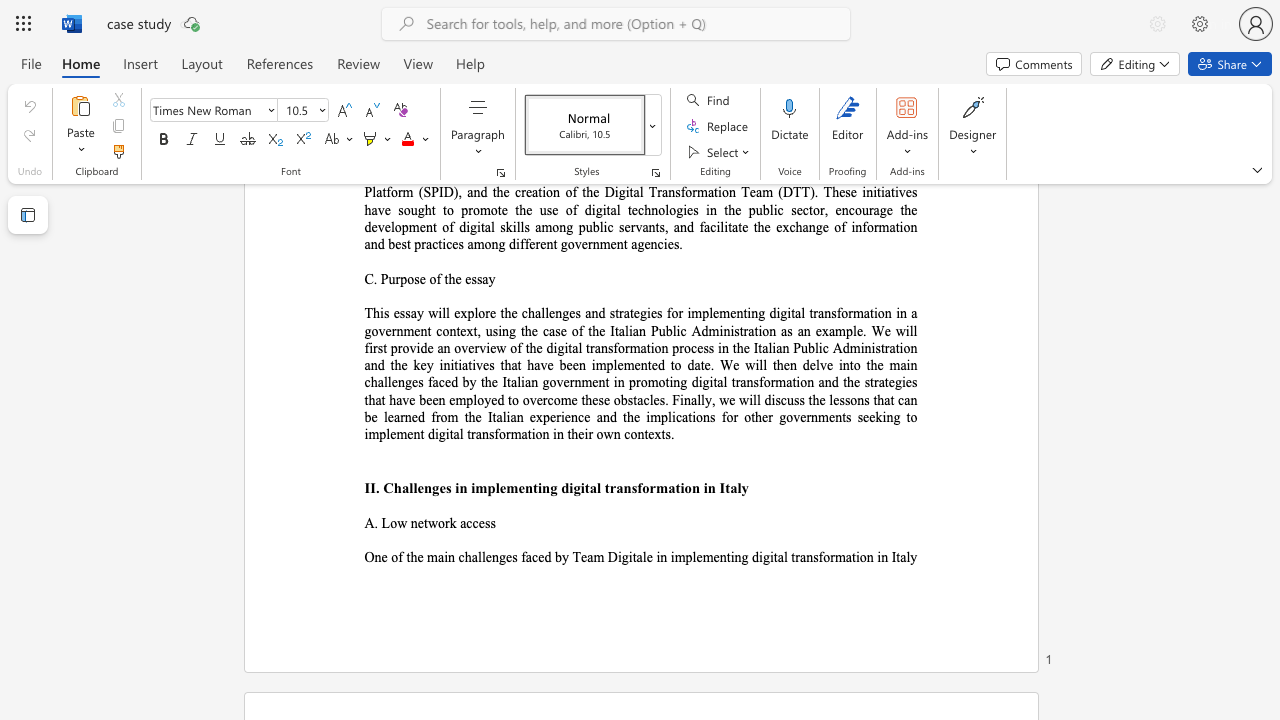 The image size is (1280, 720). Describe the element at coordinates (535, 488) in the screenshot. I see `the 1th character "t" in the text` at that location.